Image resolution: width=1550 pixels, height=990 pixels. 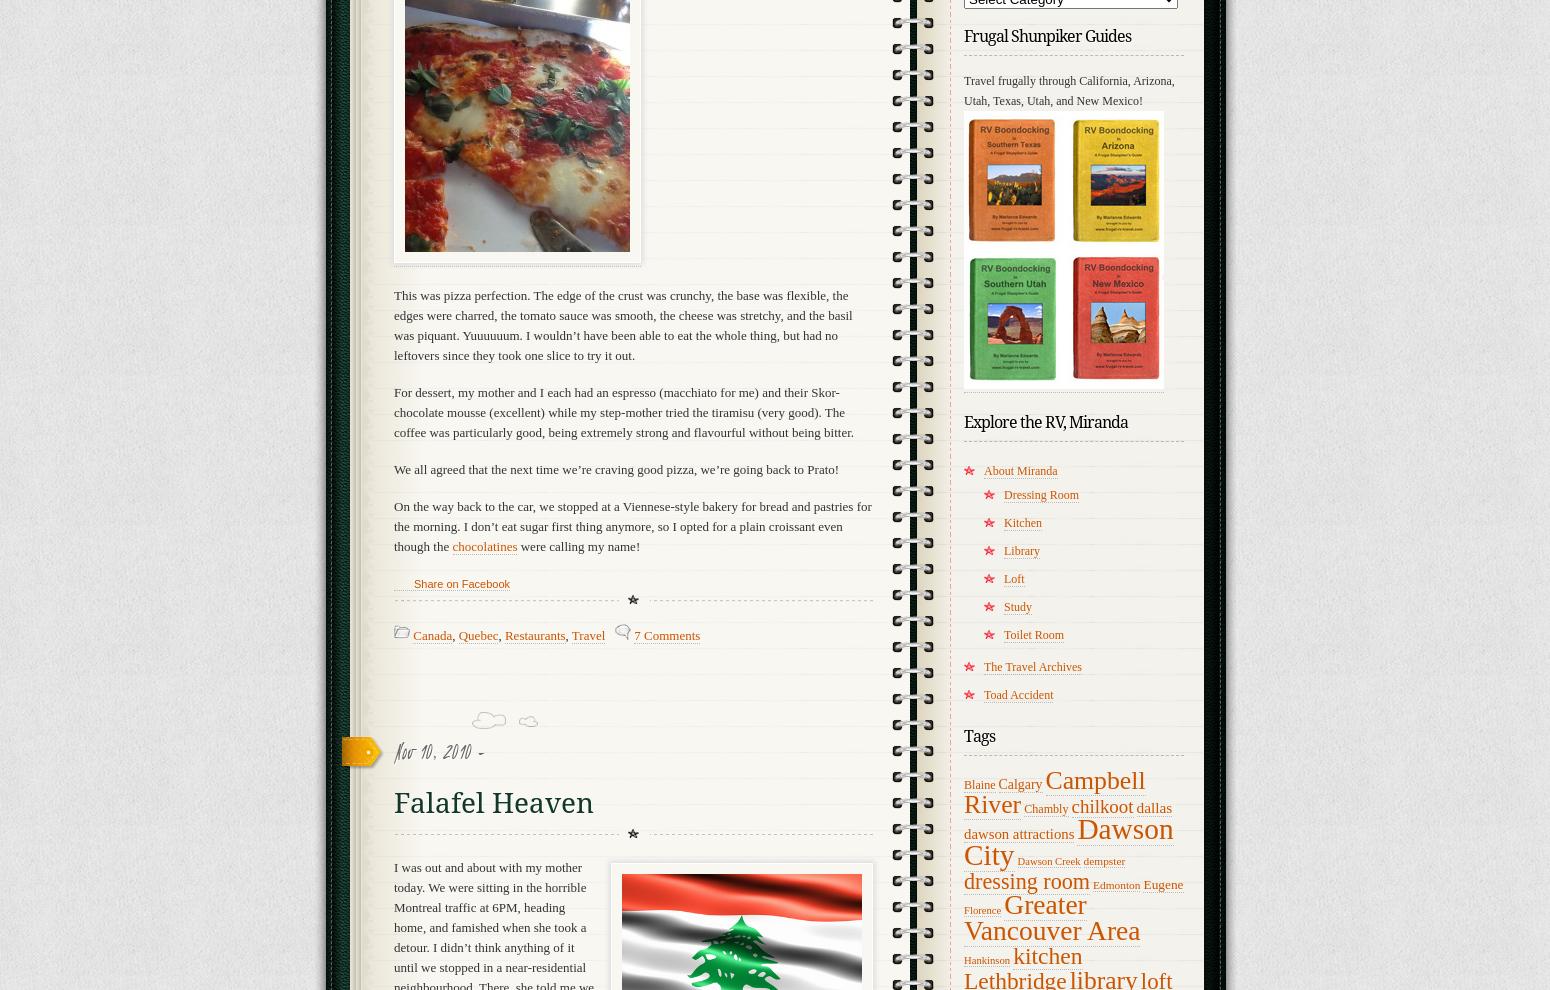 I want to click on 'Dawson City', so click(x=962, y=840).